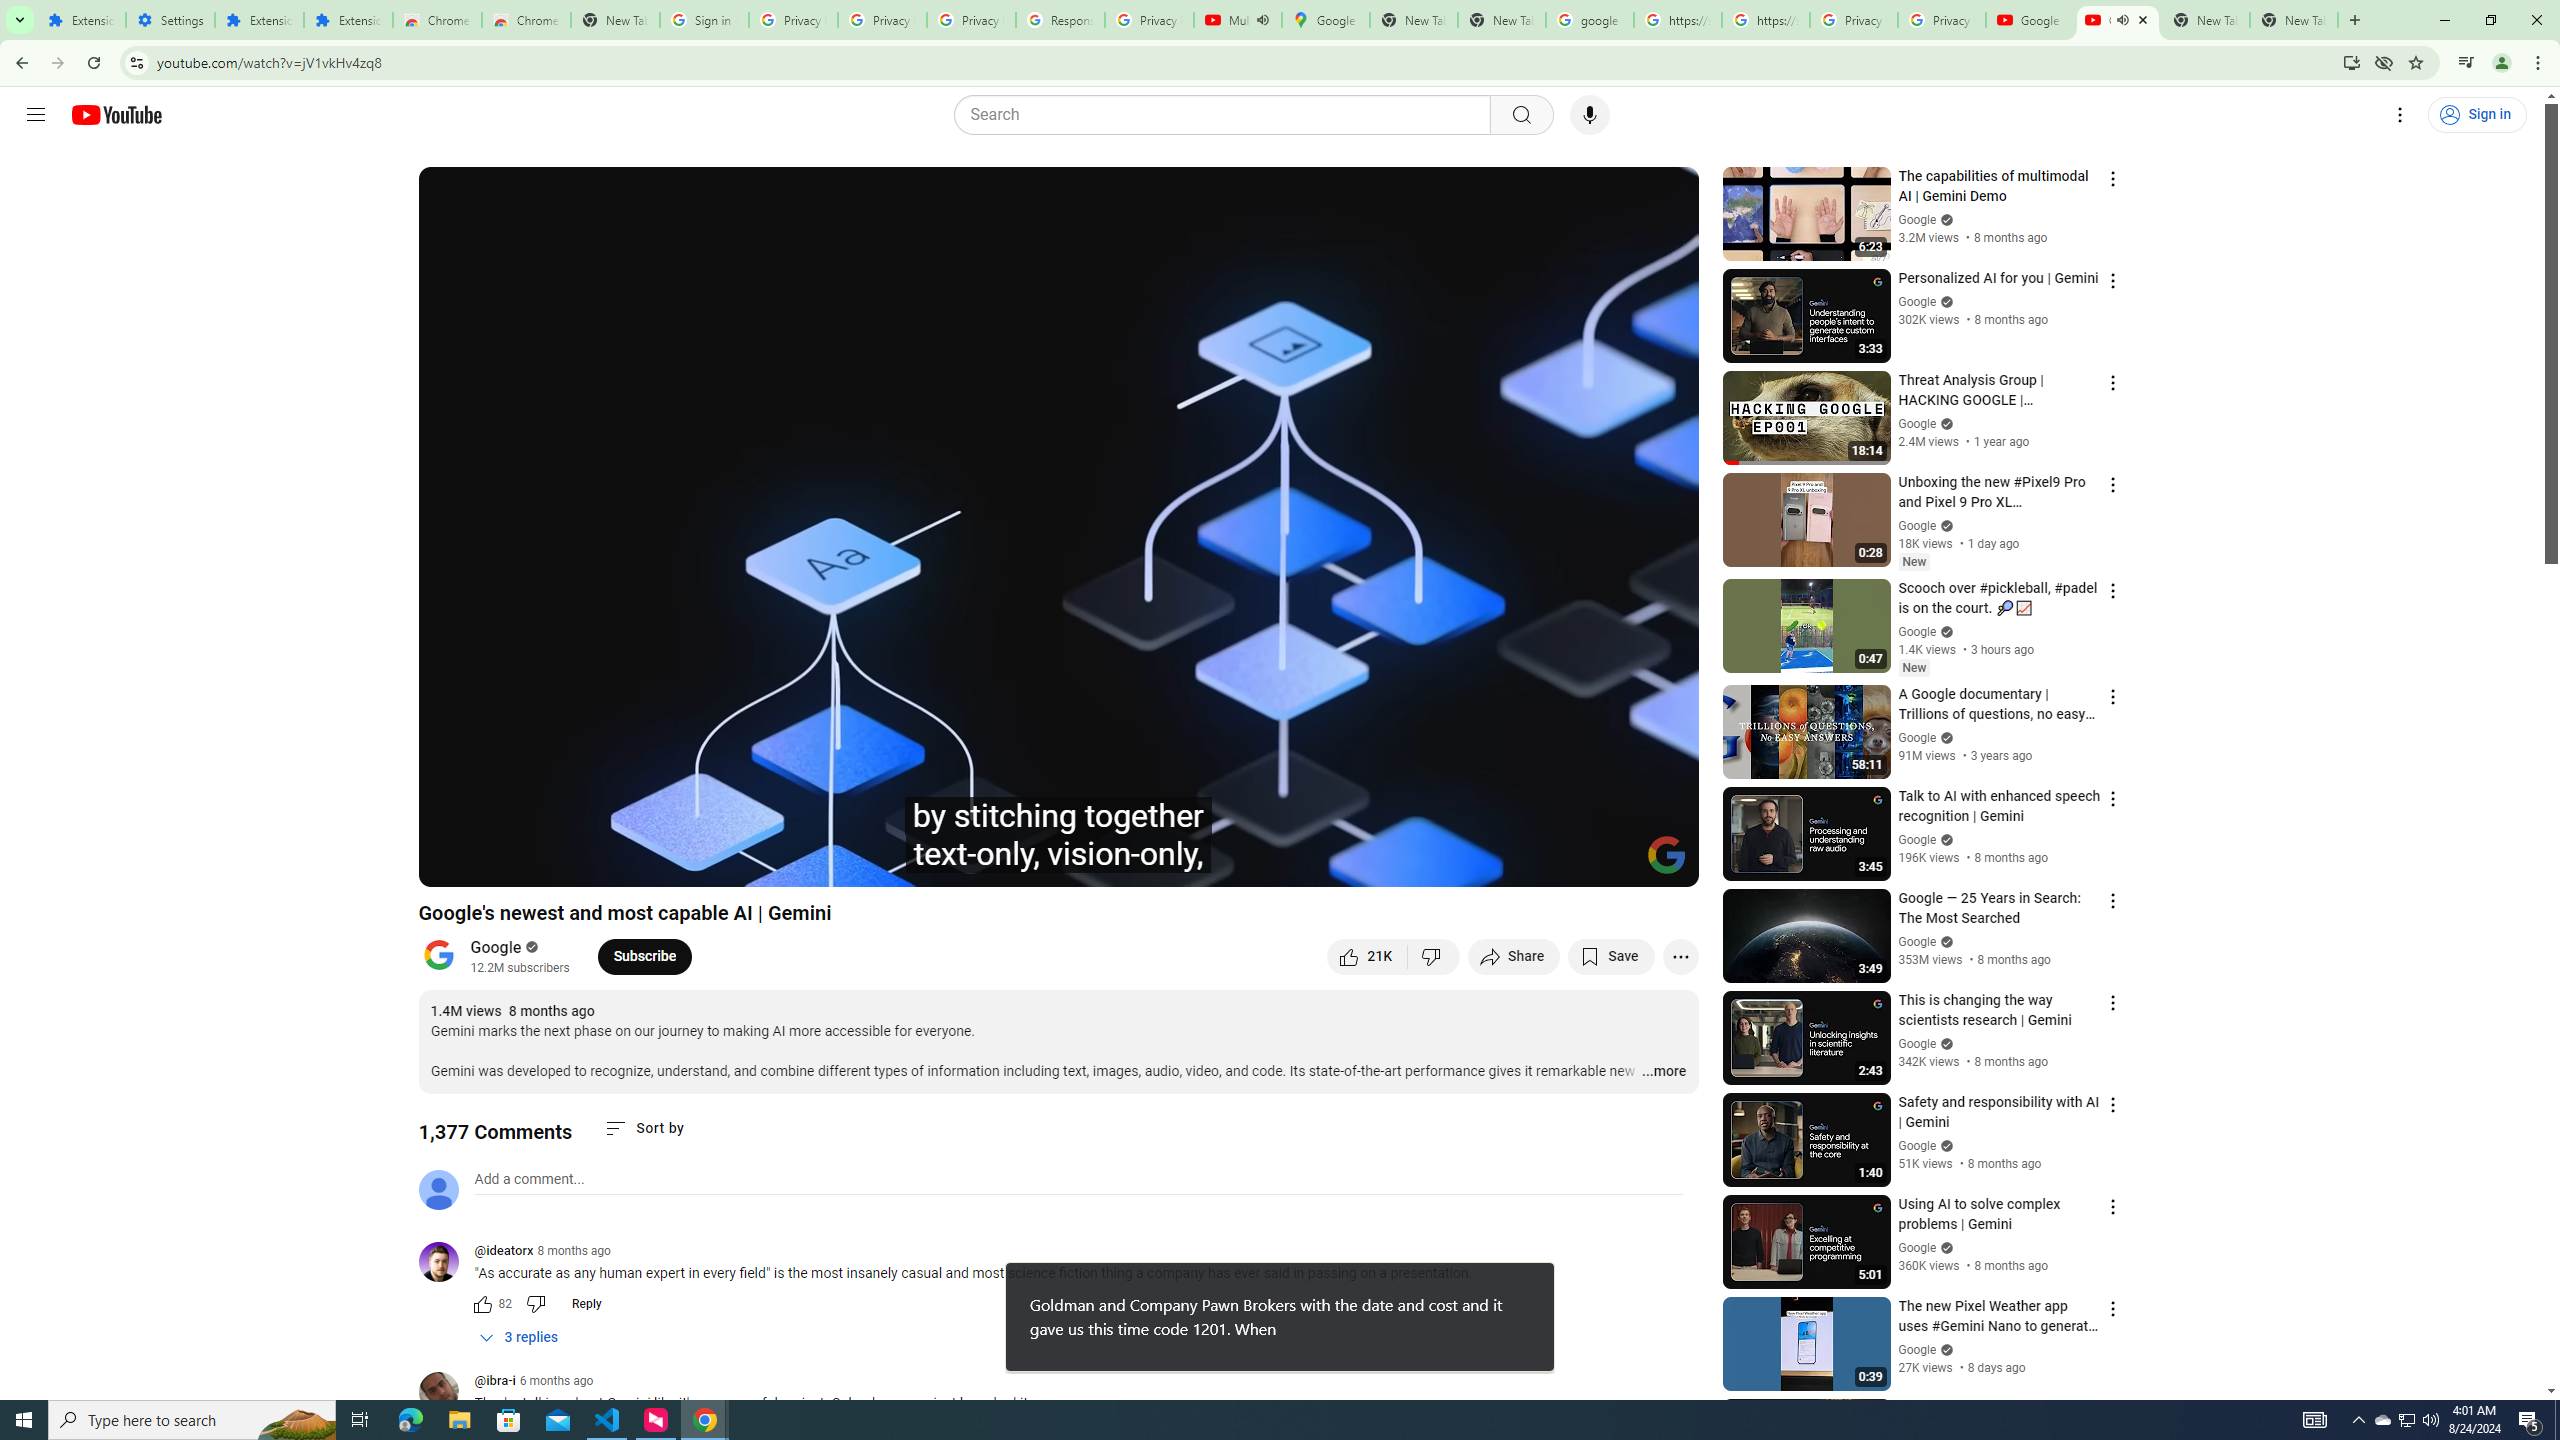 The image size is (2560, 1440). Describe the element at coordinates (1663, 1072) in the screenshot. I see `'...more'` at that location.